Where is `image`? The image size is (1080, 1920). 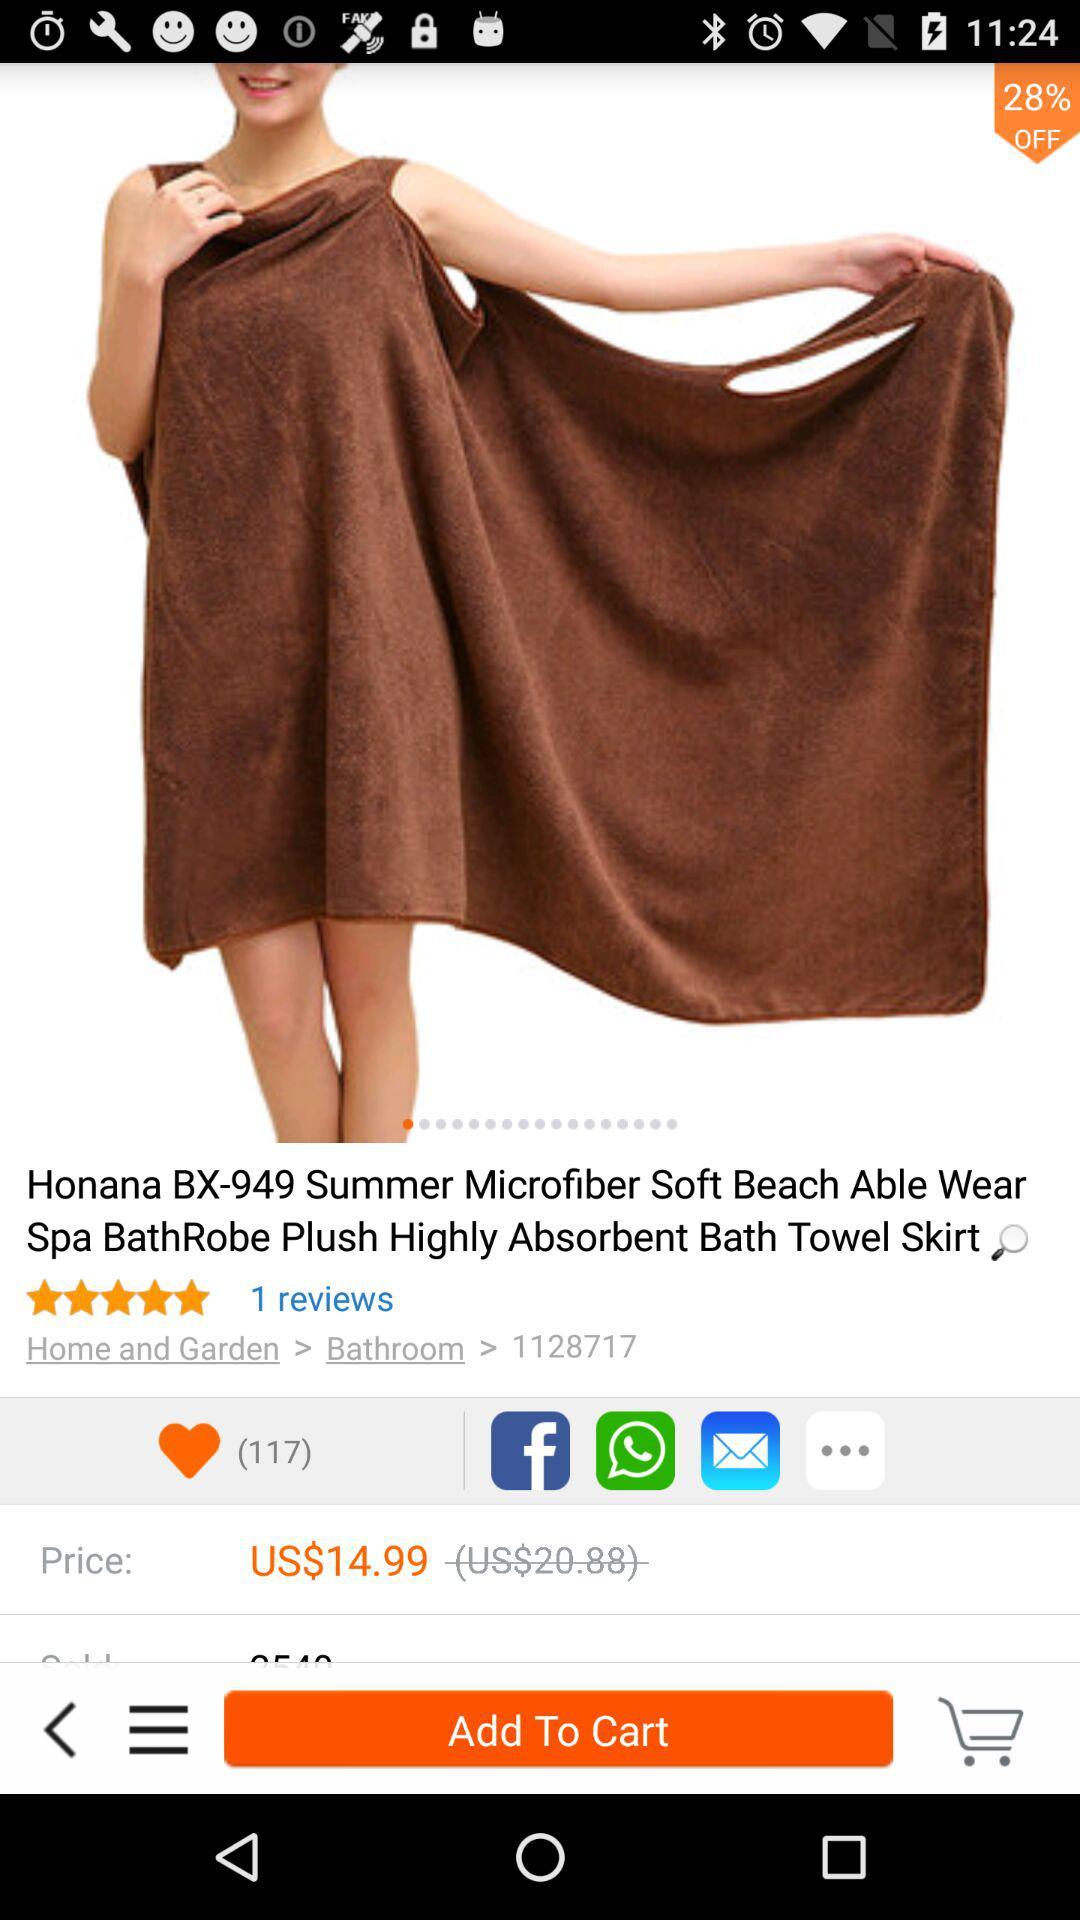
image is located at coordinates (522, 1124).